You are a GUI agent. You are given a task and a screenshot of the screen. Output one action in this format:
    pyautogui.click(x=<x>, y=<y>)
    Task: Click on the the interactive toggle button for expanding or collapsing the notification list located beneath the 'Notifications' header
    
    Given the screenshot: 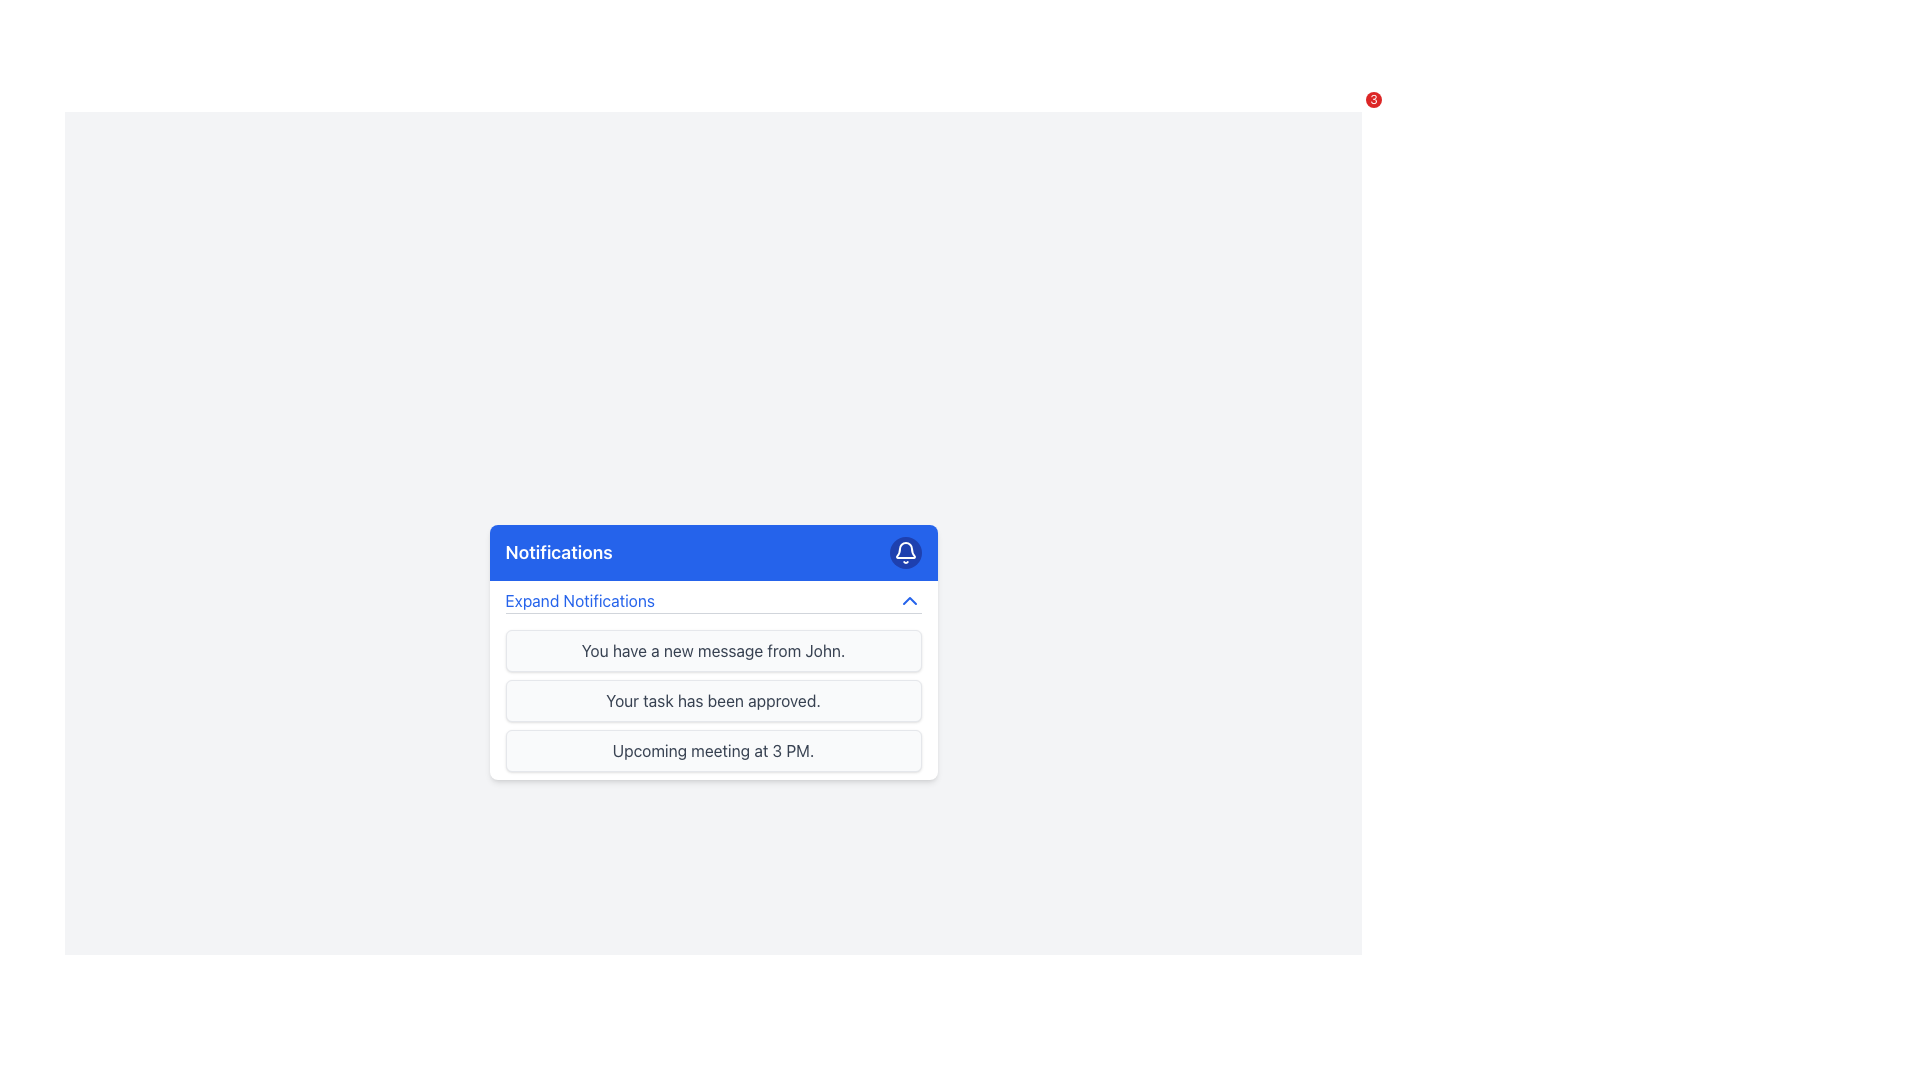 What is the action you would take?
    pyautogui.click(x=713, y=600)
    